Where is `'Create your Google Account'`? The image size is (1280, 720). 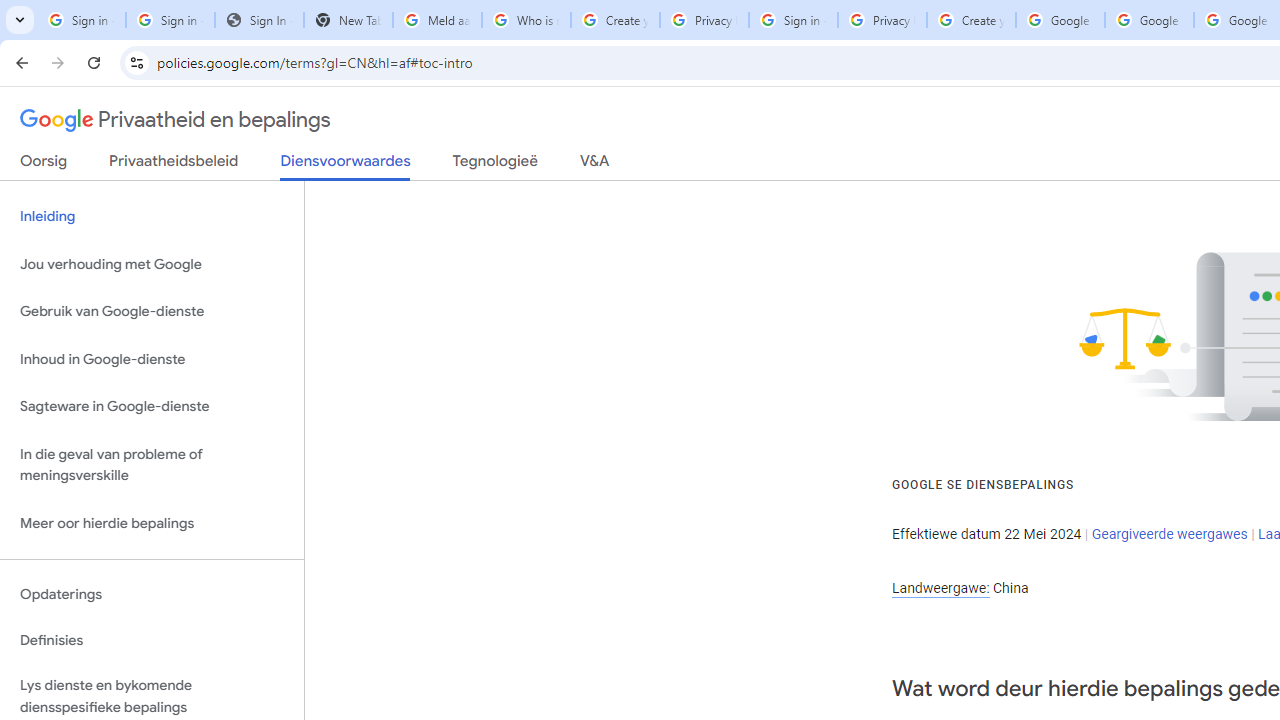
'Create your Google Account' is located at coordinates (971, 20).